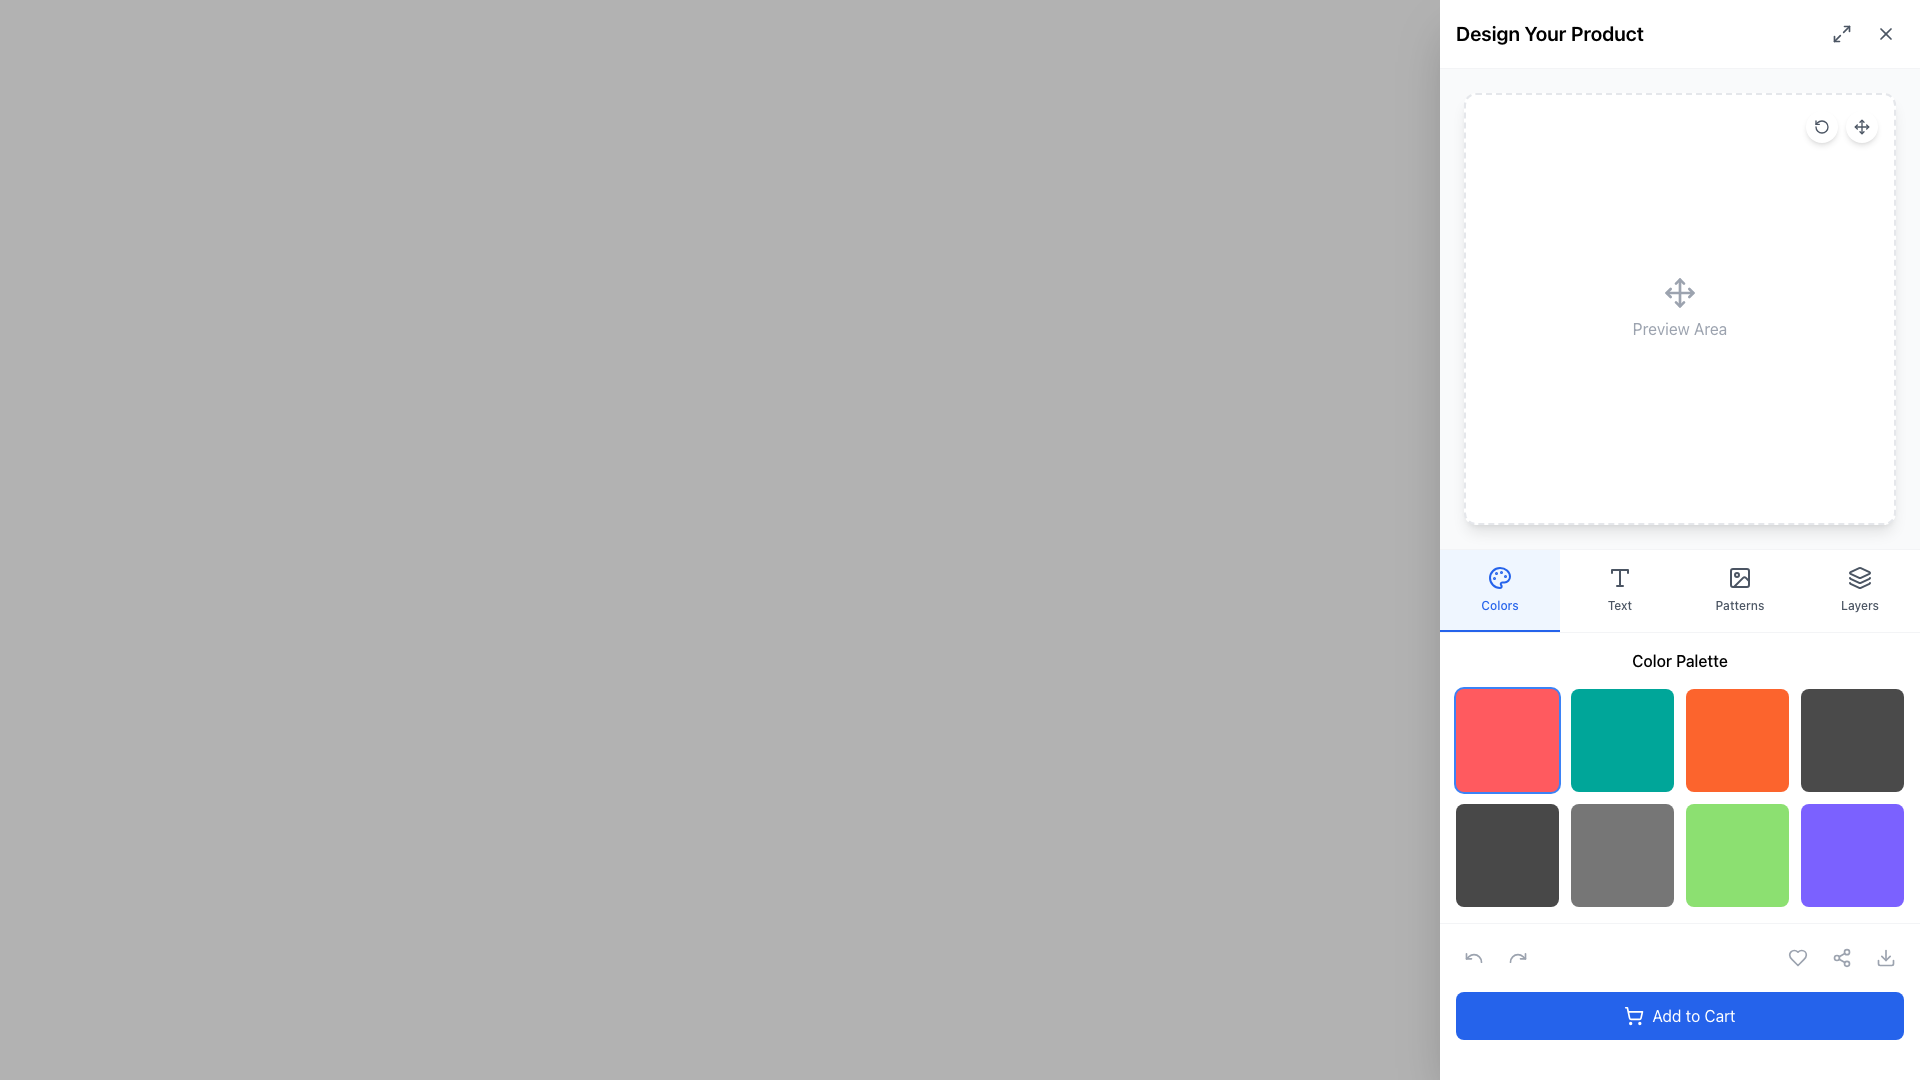 The image size is (1920, 1080). What do you see at coordinates (1822, 127) in the screenshot?
I see `the circular button with a left-pointing arrow icon in the top-right corner of the preview area` at bounding box center [1822, 127].